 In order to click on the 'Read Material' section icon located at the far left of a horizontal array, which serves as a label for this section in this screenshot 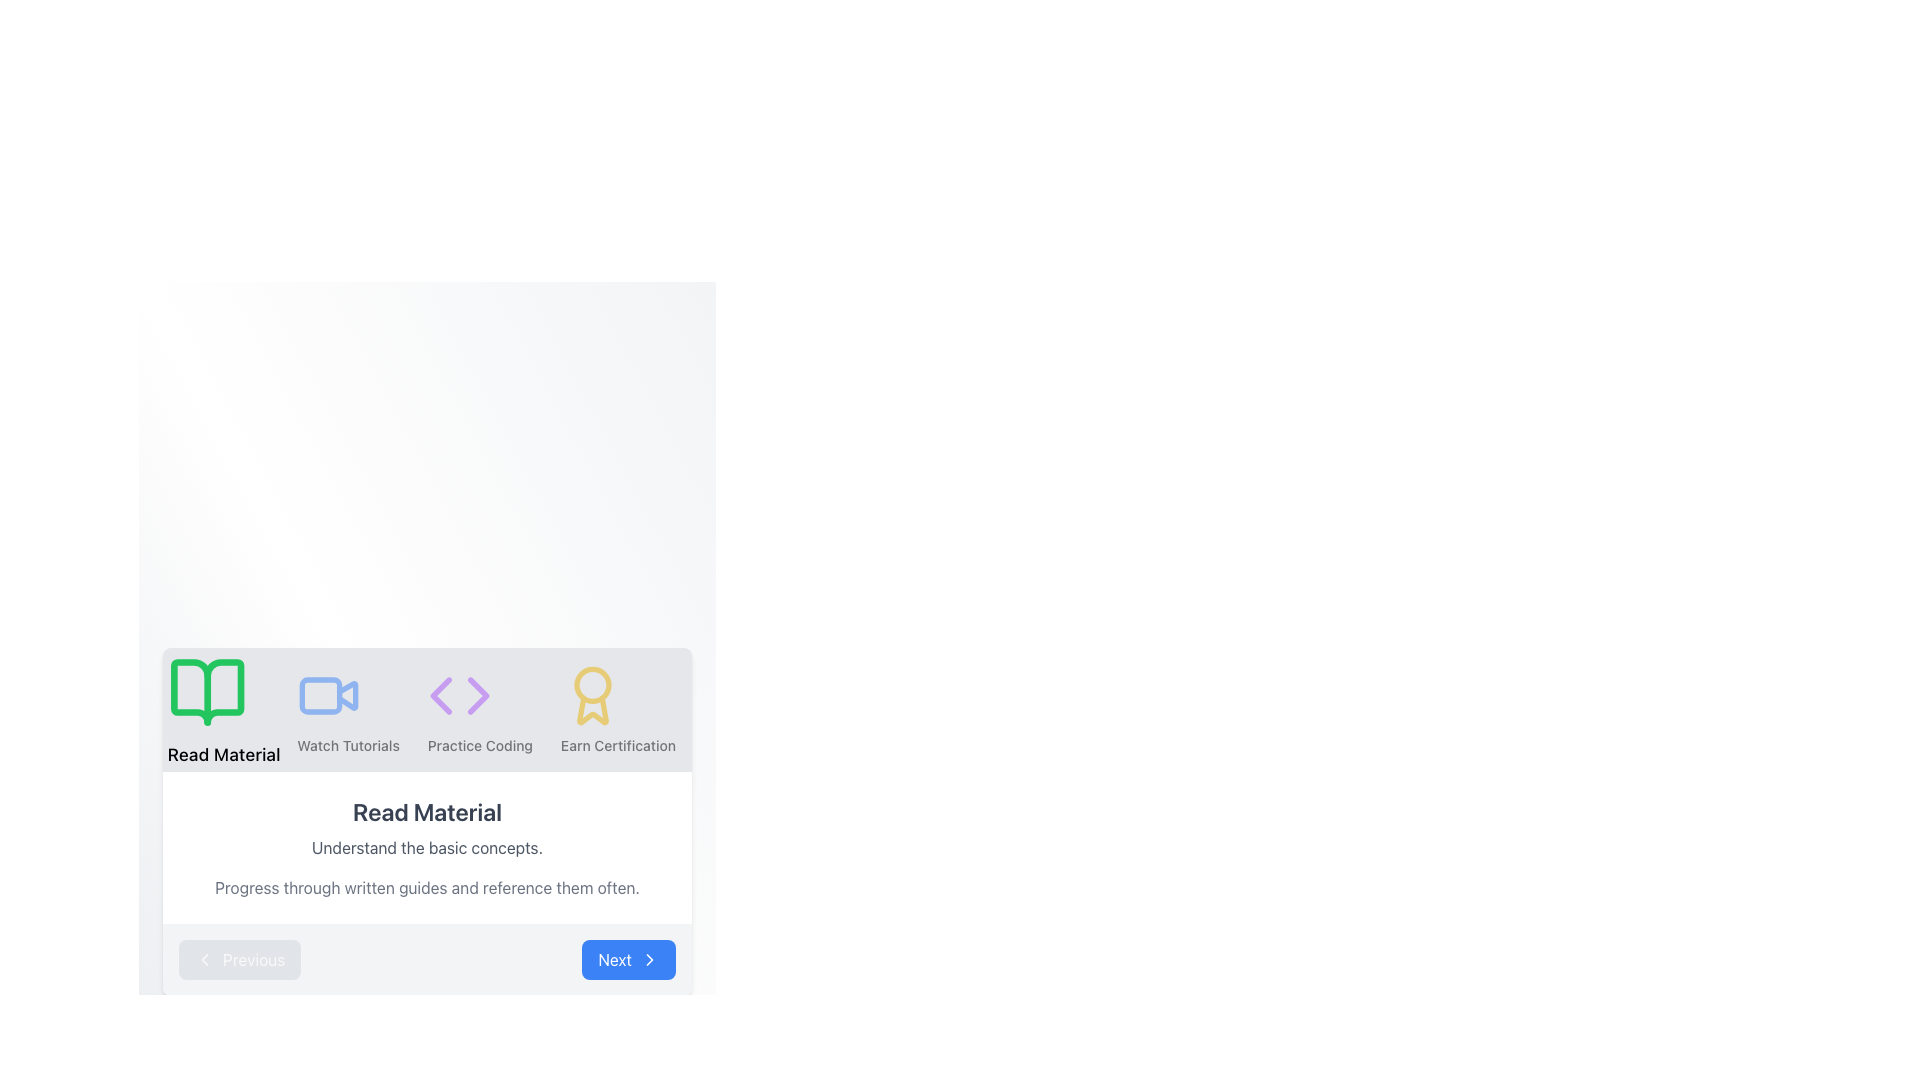, I will do `click(224, 708)`.